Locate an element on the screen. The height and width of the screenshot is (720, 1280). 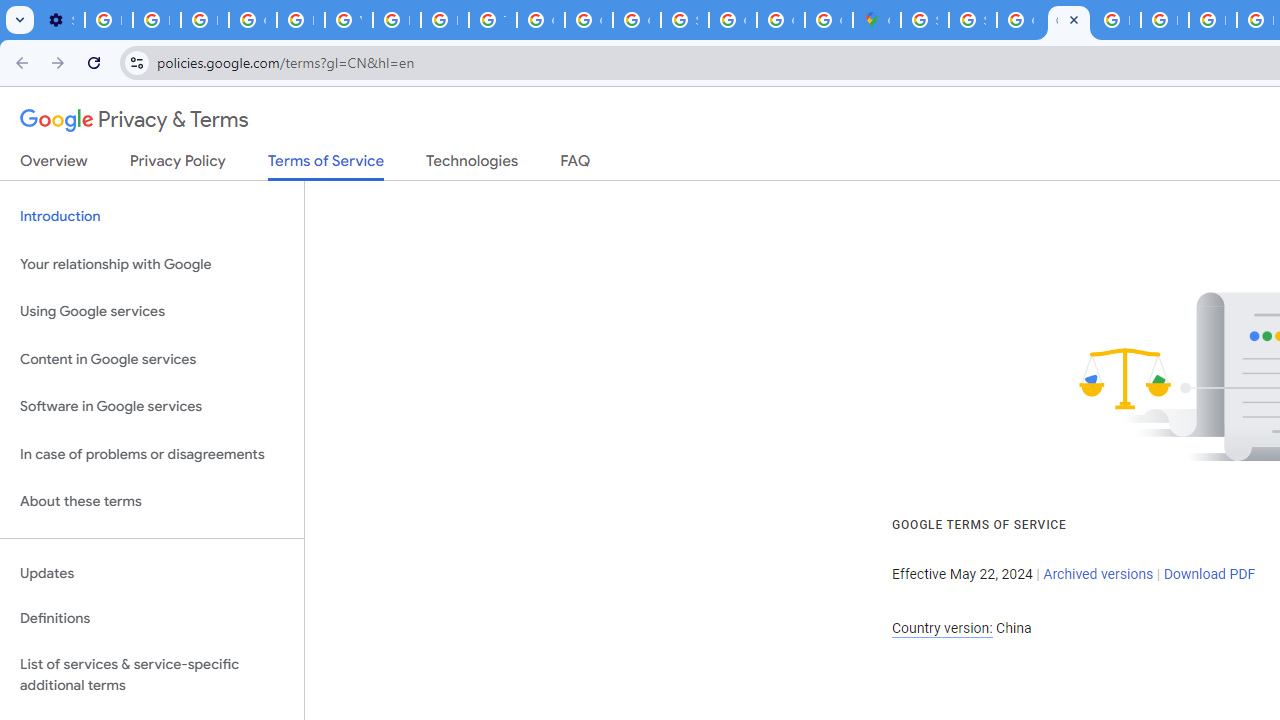
'Privacy Help Center - Policies Help' is located at coordinates (1211, 20).